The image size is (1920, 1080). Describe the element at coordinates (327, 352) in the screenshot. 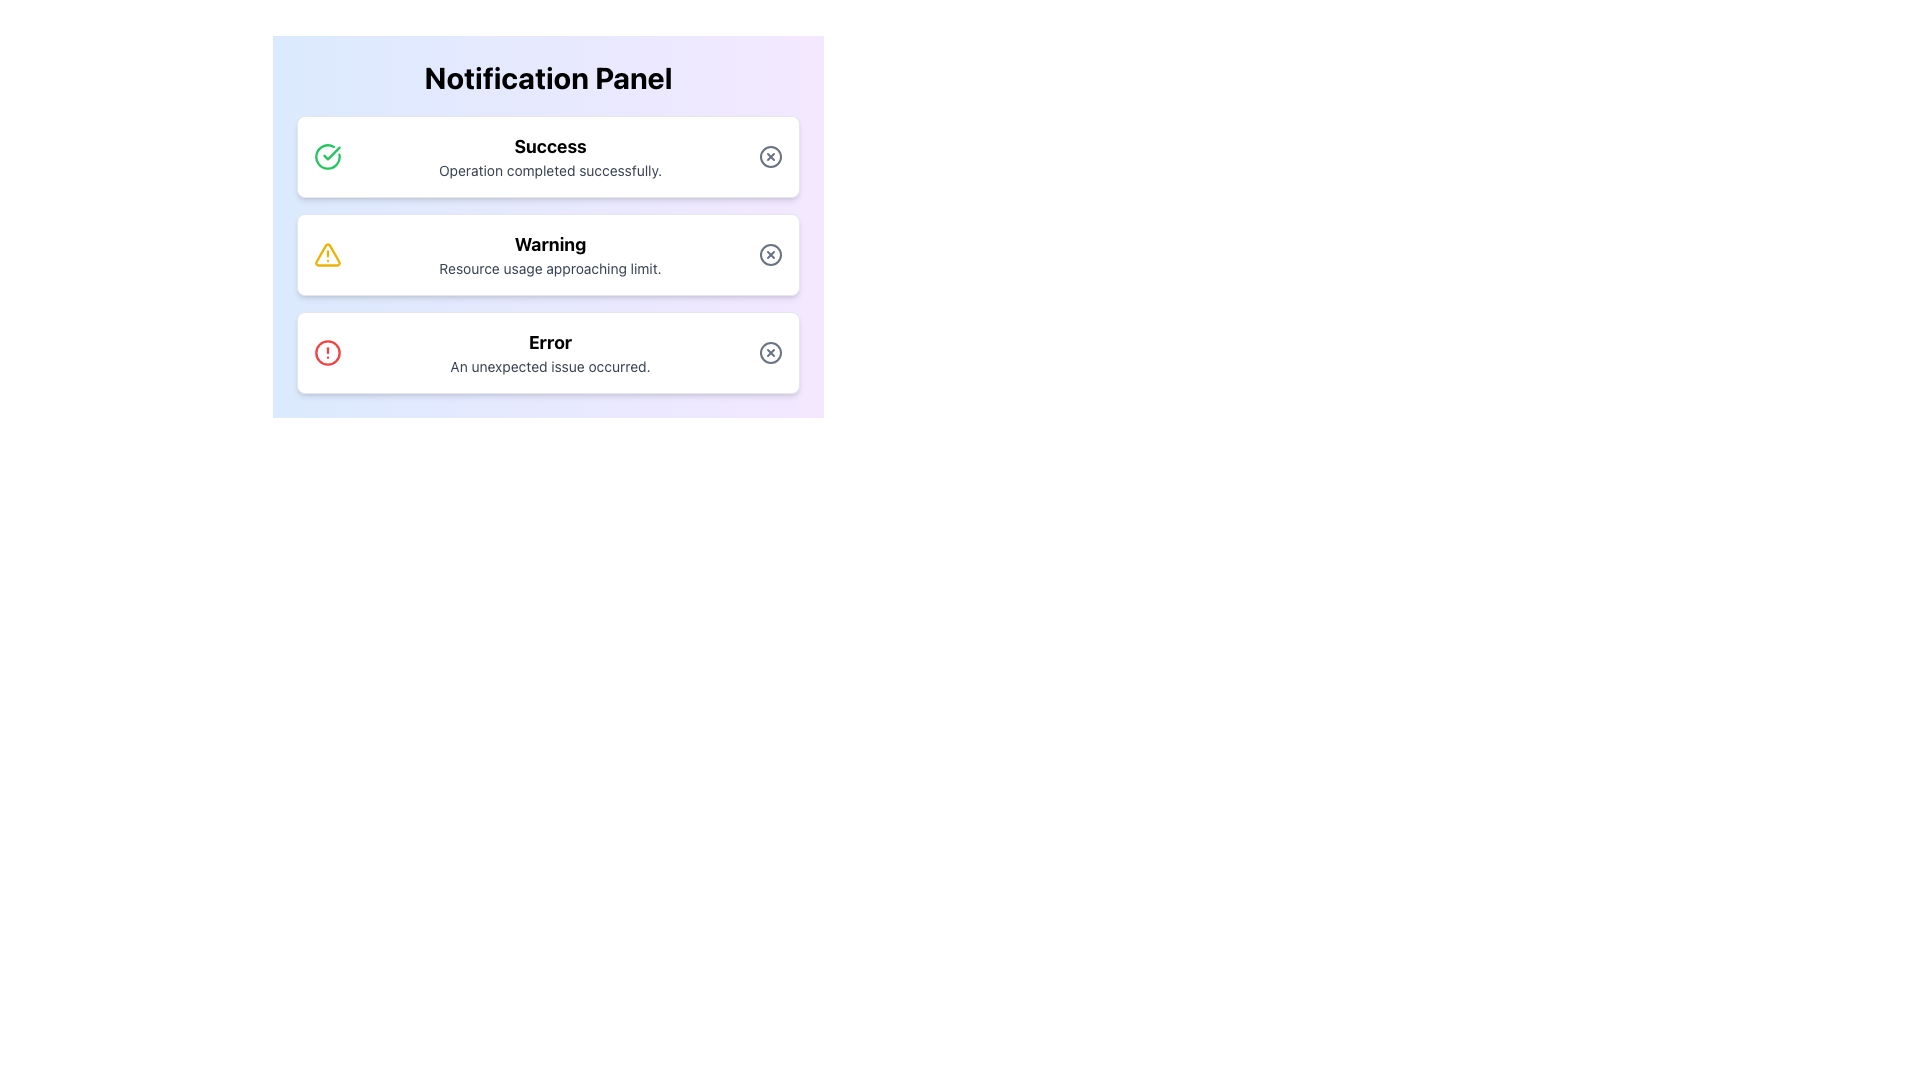

I see `the graphical icon located in the third notification card that indicates an 'Error' message` at that location.